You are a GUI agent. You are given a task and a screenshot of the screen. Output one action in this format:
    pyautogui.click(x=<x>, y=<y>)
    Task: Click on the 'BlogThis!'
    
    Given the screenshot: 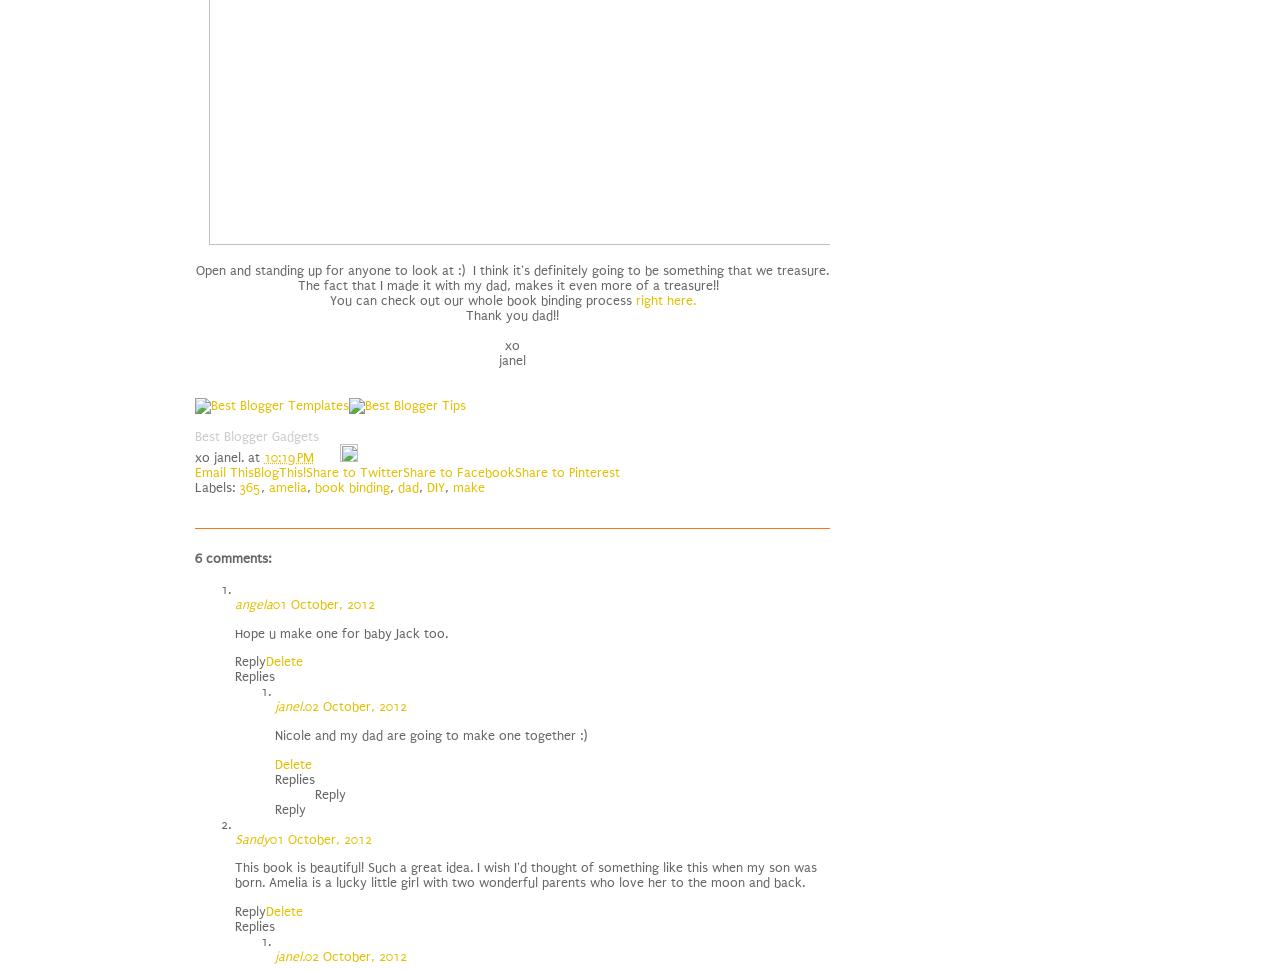 What is the action you would take?
    pyautogui.click(x=279, y=470)
    